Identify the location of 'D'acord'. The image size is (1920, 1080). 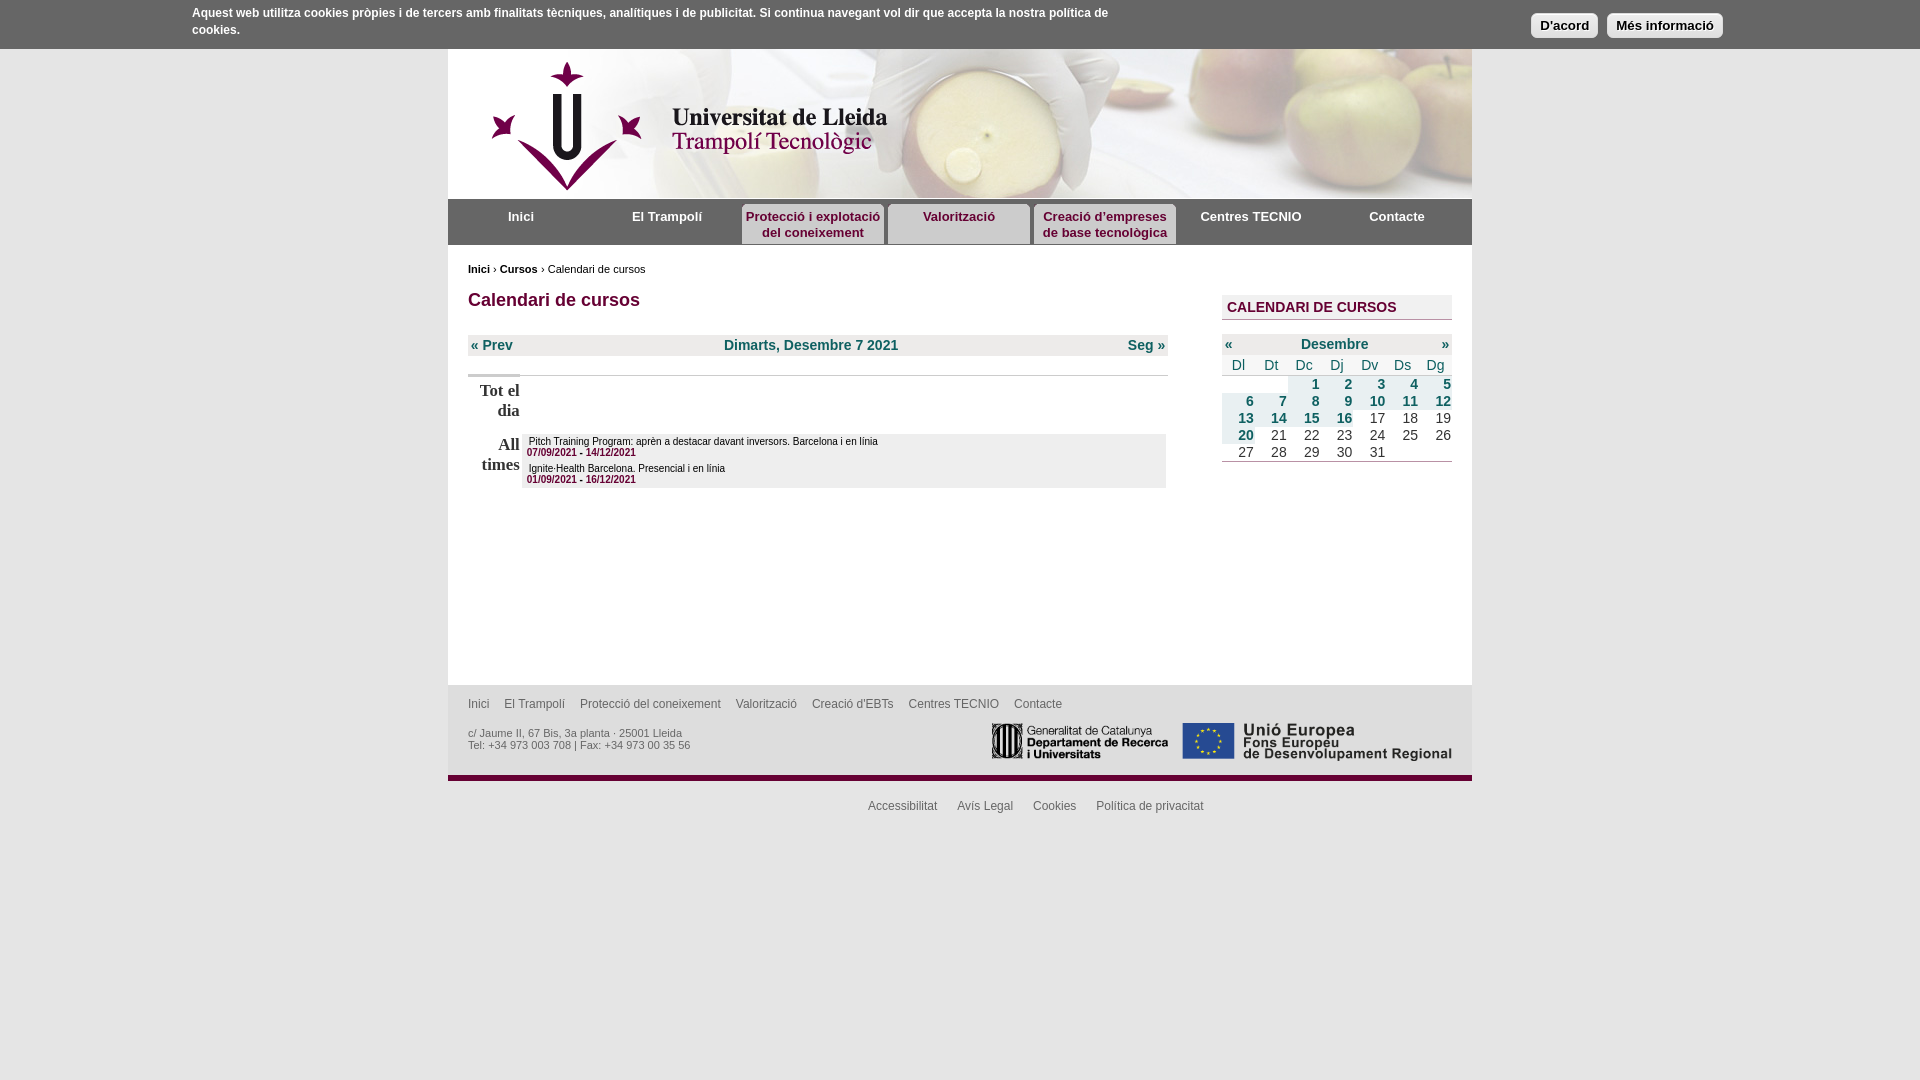
(1563, 25).